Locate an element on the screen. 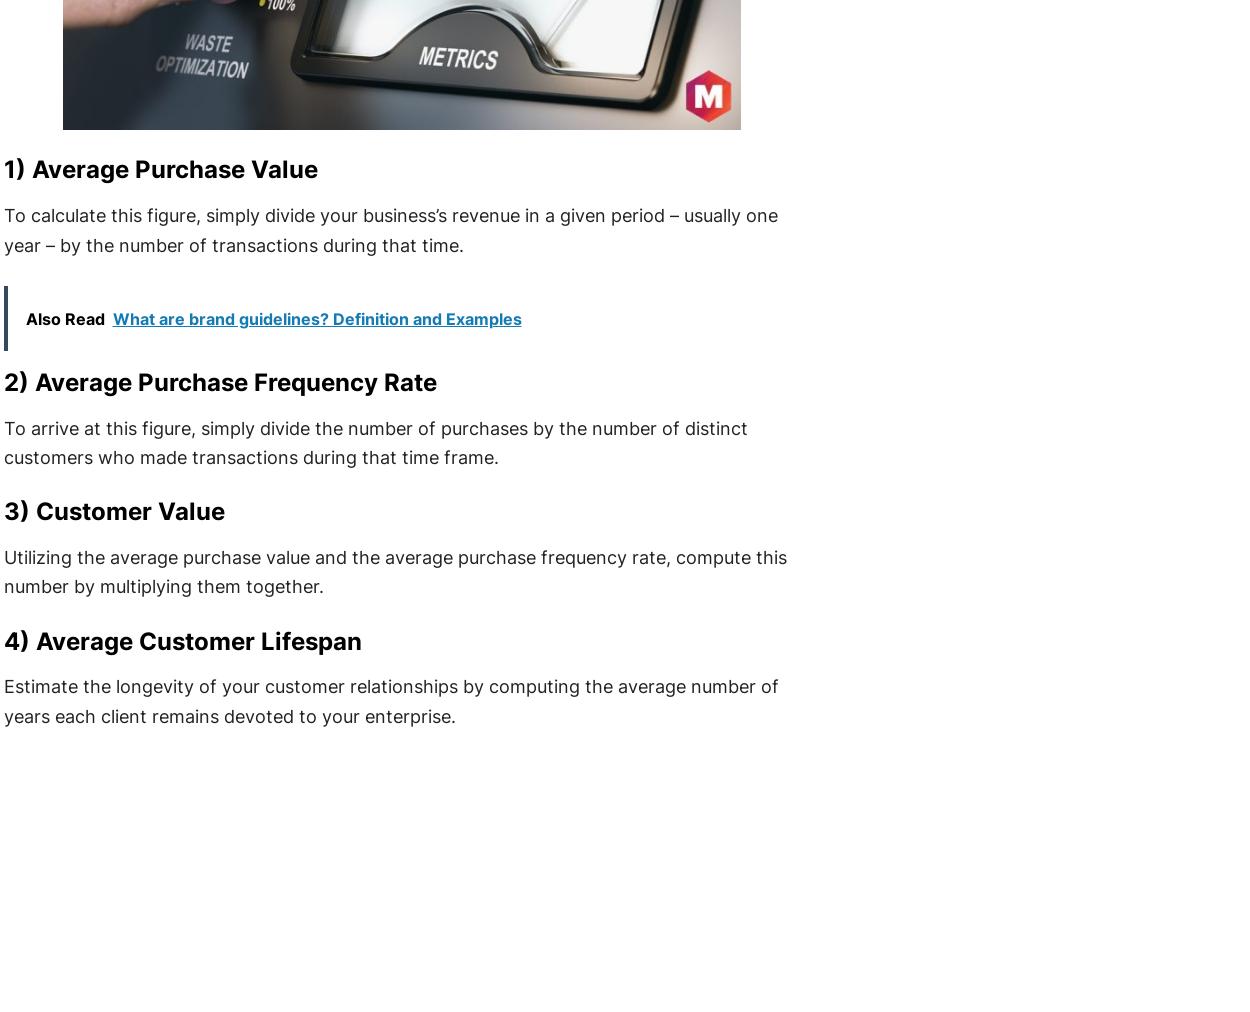 The height and width of the screenshot is (1012, 1250). 'To calculate this figure, simply divide your business’s revenue in a given period – usually one year – by the number of transactions during that time.' is located at coordinates (390, 230).